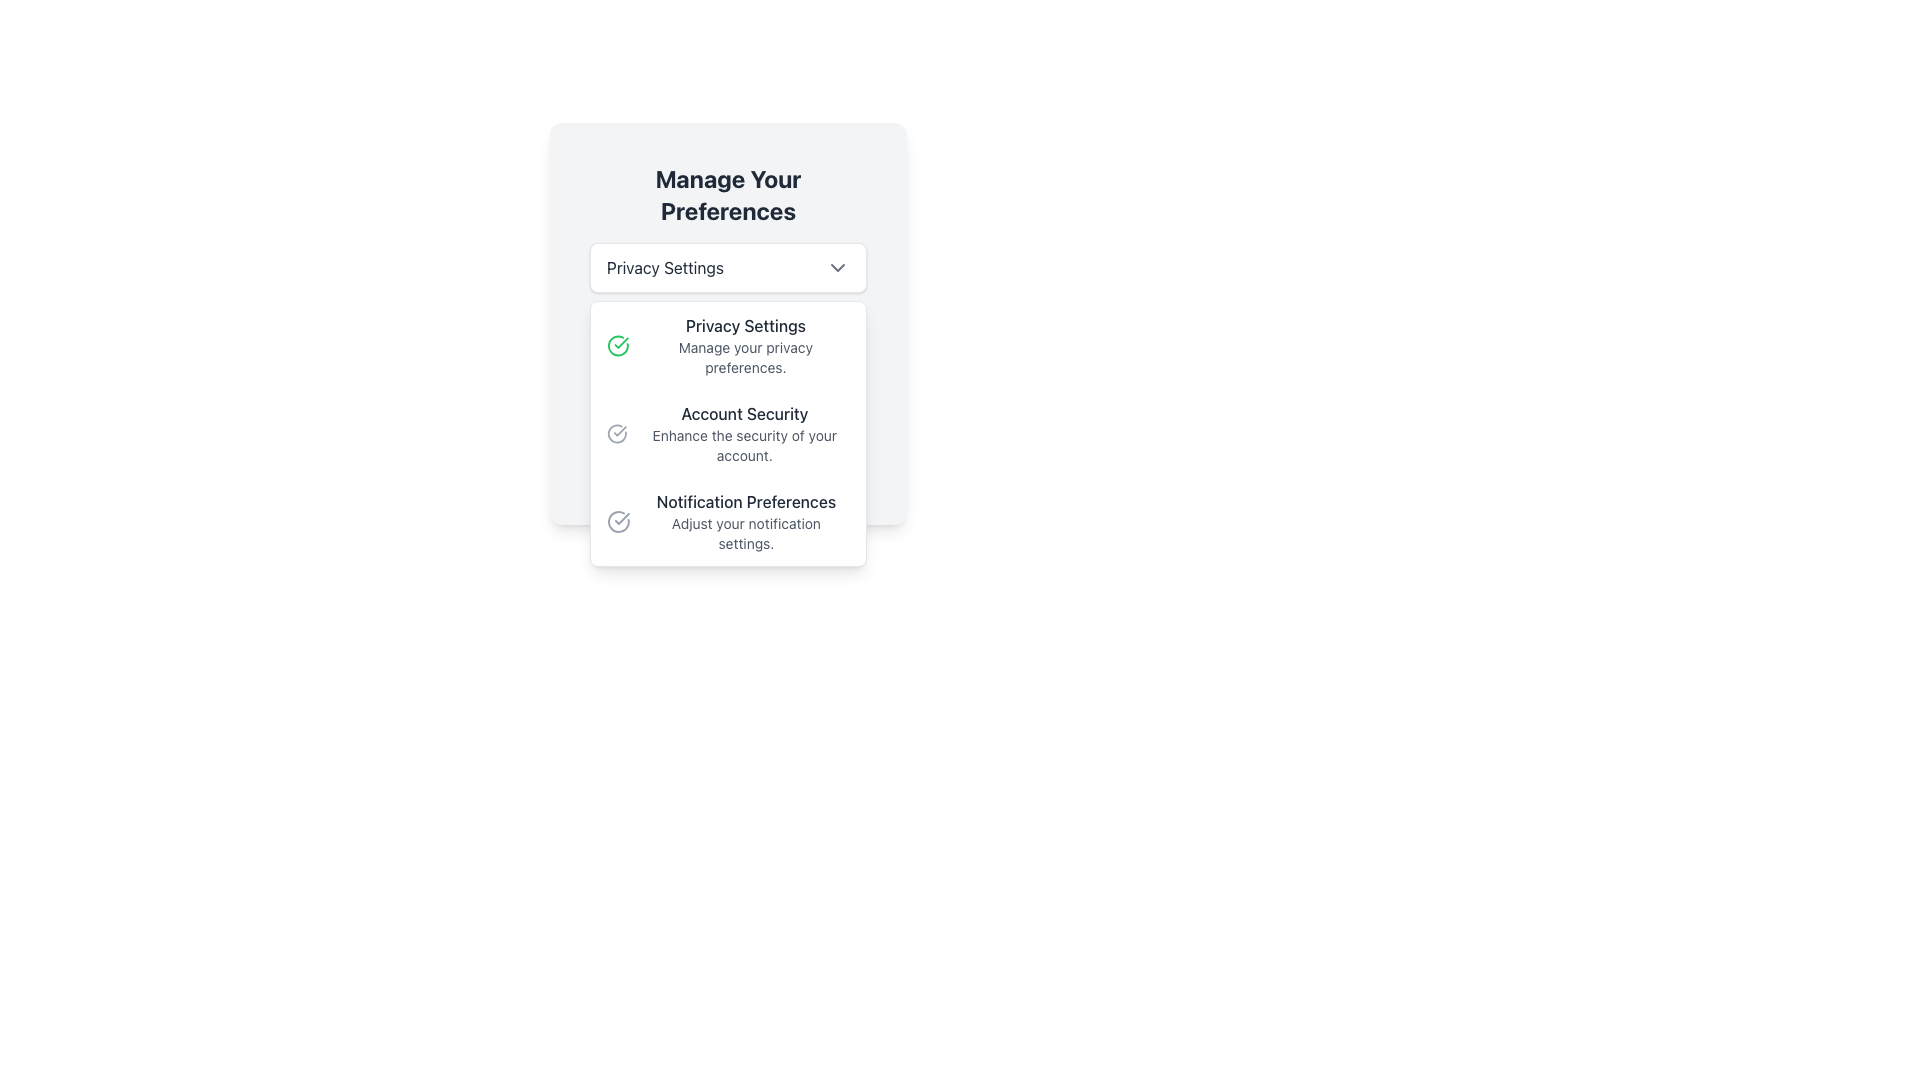 This screenshot has width=1920, height=1080. Describe the element at coordinates (616, 433) in the screenshot. I see `the circular checkmark icon located near the left side of the 'Account Security' list item in the dropdown menu` at that location.